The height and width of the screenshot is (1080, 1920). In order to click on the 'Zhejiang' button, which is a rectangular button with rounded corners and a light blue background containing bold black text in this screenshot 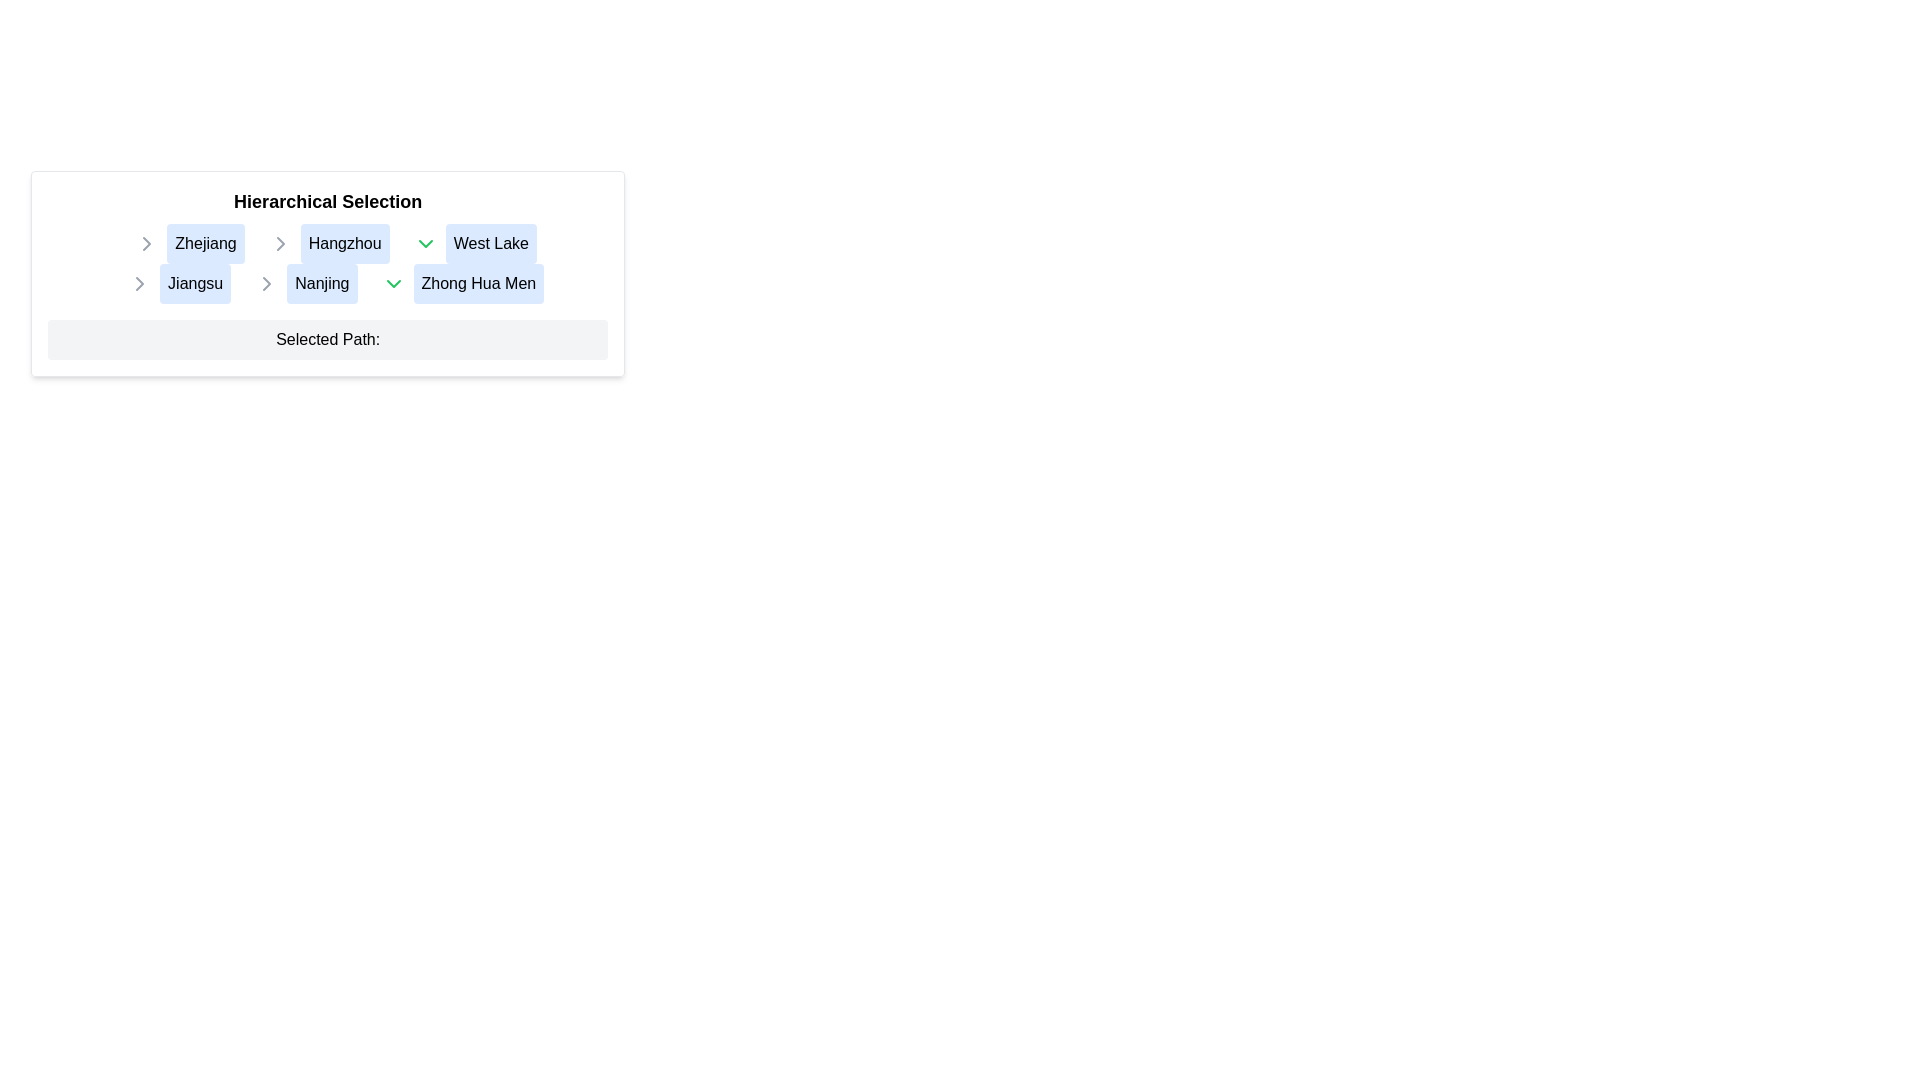, I will do `click(206, 242)`.